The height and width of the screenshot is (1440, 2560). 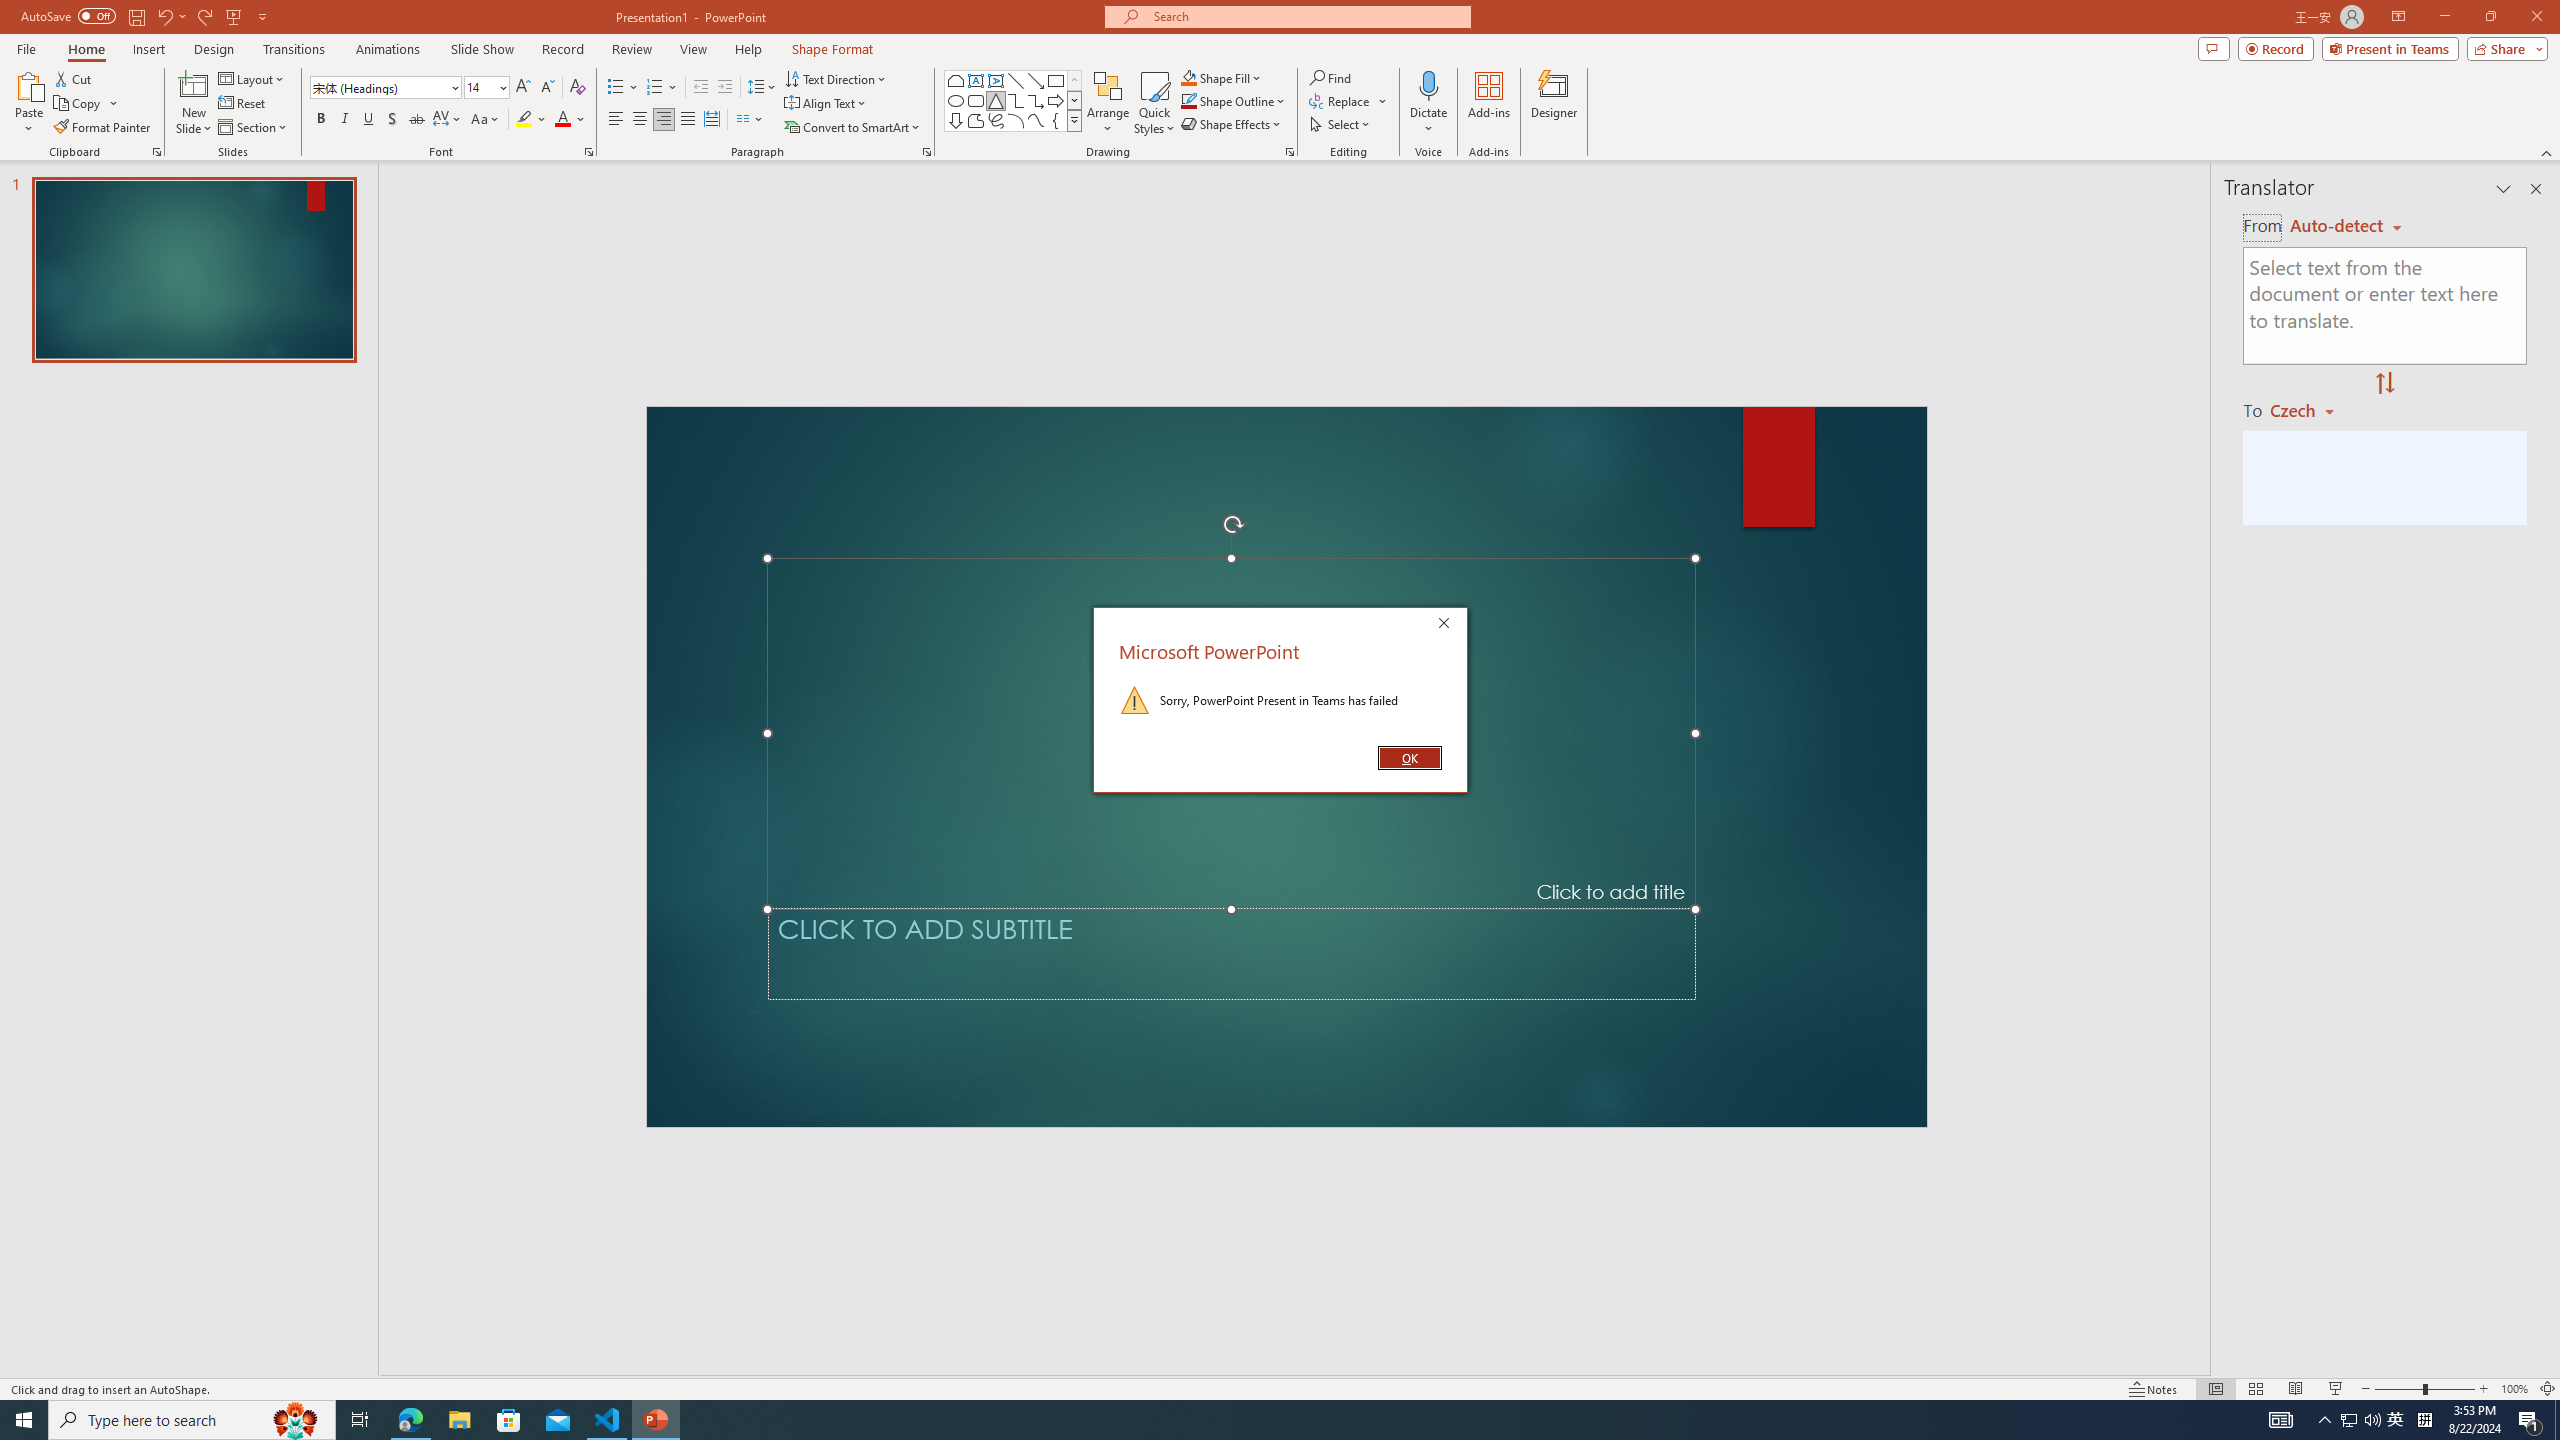 I want to click on 'Warning Icon', so click(x=1134, y=698).